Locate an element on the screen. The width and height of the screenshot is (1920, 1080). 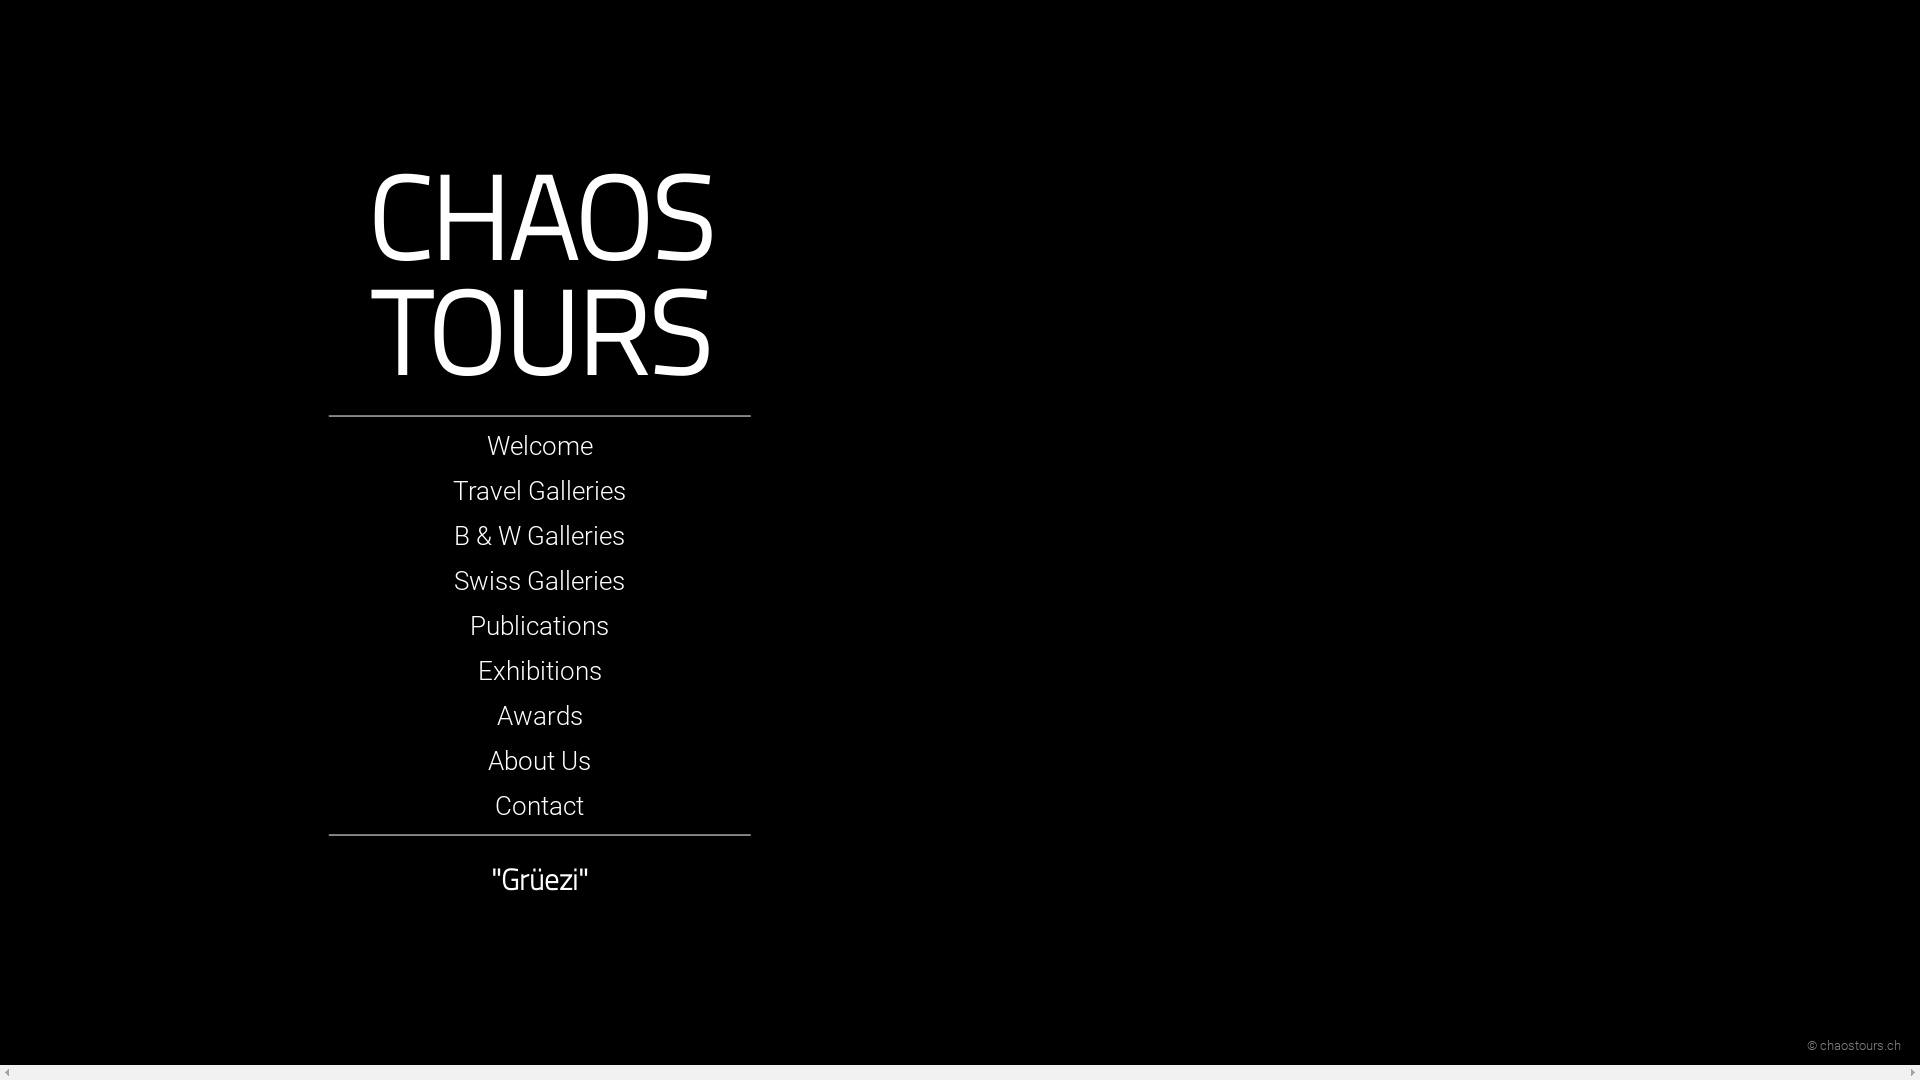
'About Us' is located at coordinates (539, 760).